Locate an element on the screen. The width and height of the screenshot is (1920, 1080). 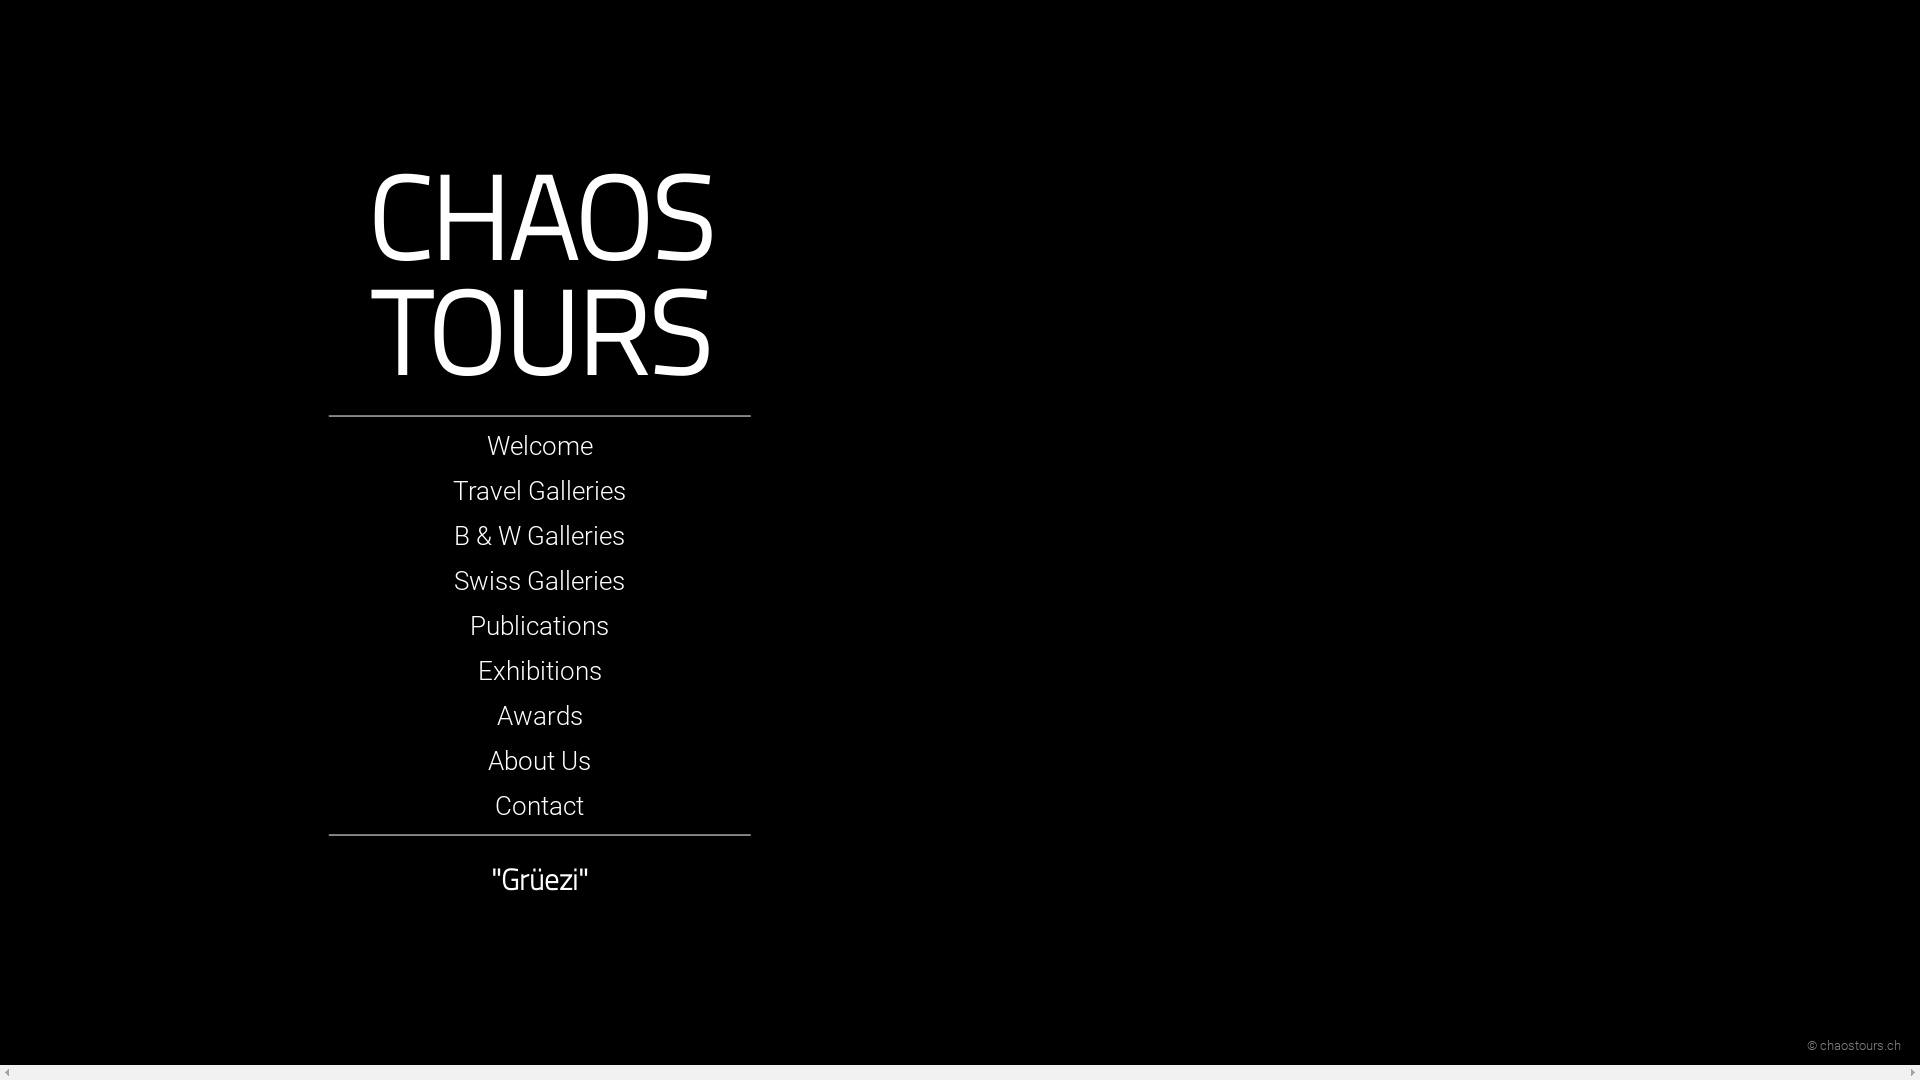
'About Us' is located at coordinates (539, 760).